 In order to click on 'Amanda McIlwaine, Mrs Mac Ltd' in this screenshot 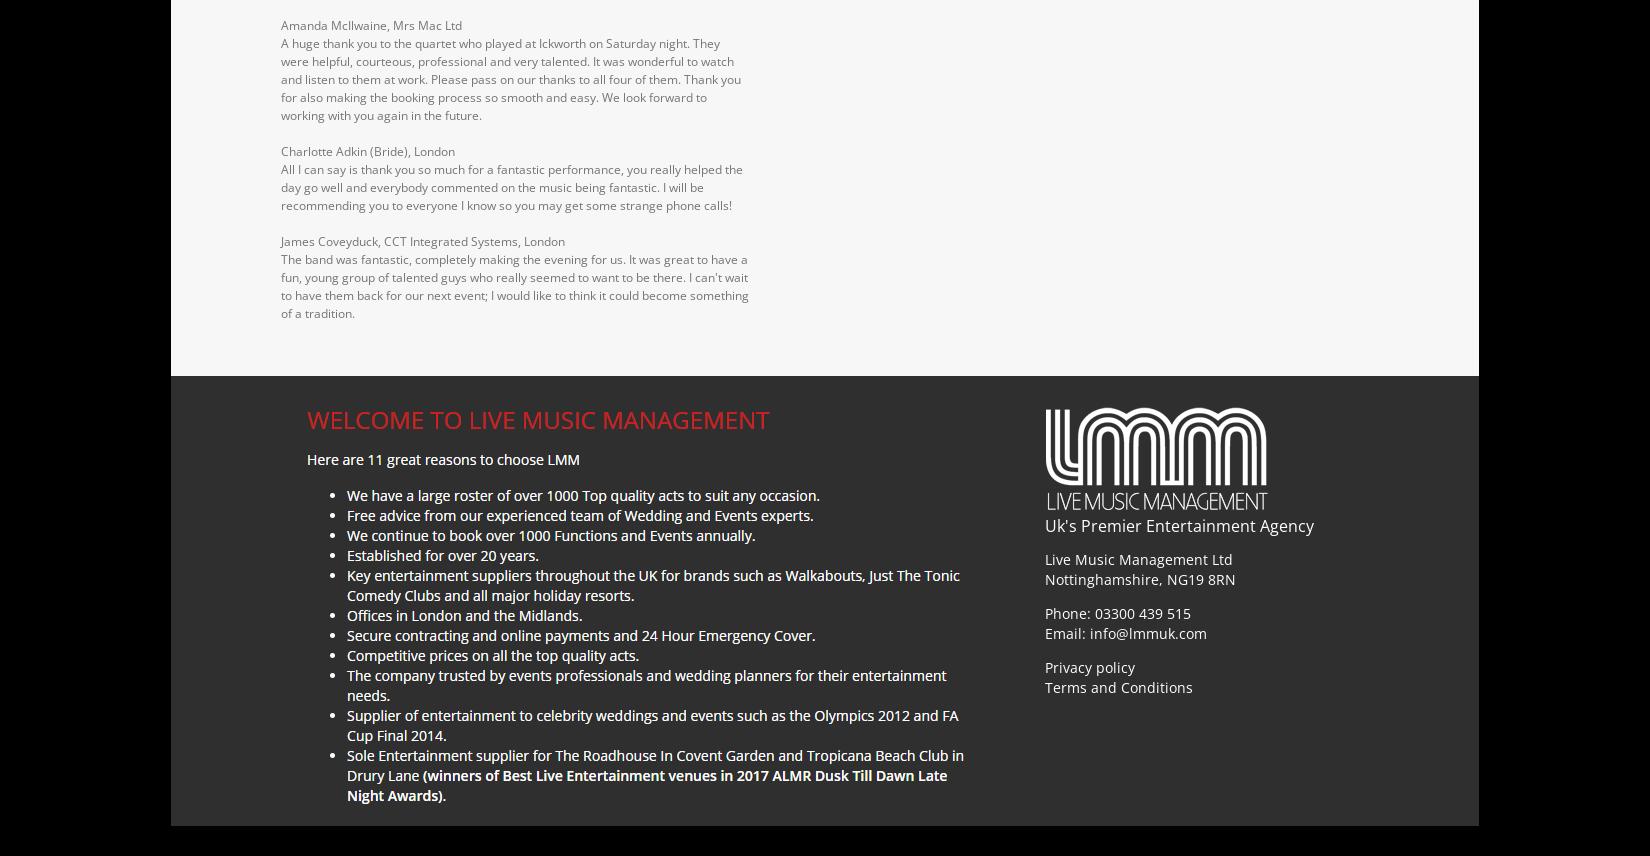, I will do `click(371, 24)`.